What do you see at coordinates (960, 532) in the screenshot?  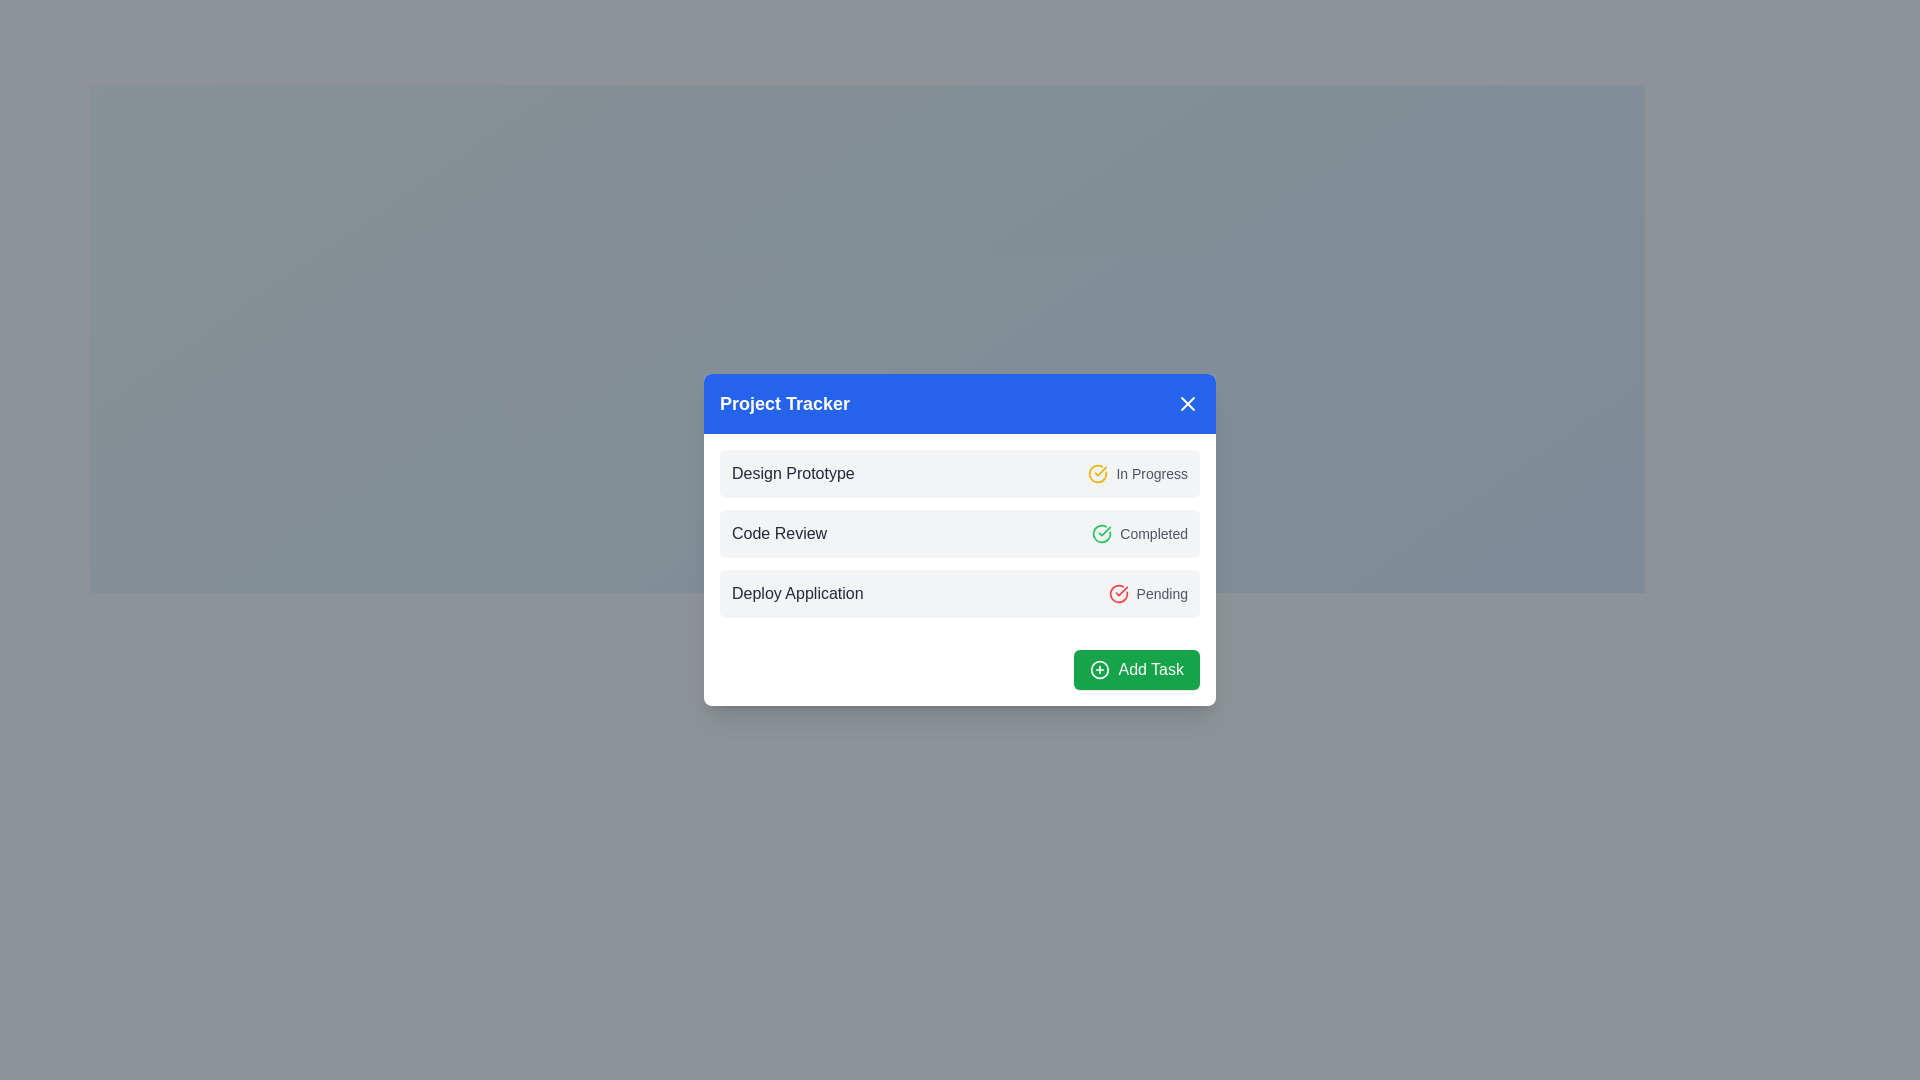 I see `the 'Code Review' task status card in the Project Tracker, which indicates its current status as 'Completed'` at bounding box center [960, 532].